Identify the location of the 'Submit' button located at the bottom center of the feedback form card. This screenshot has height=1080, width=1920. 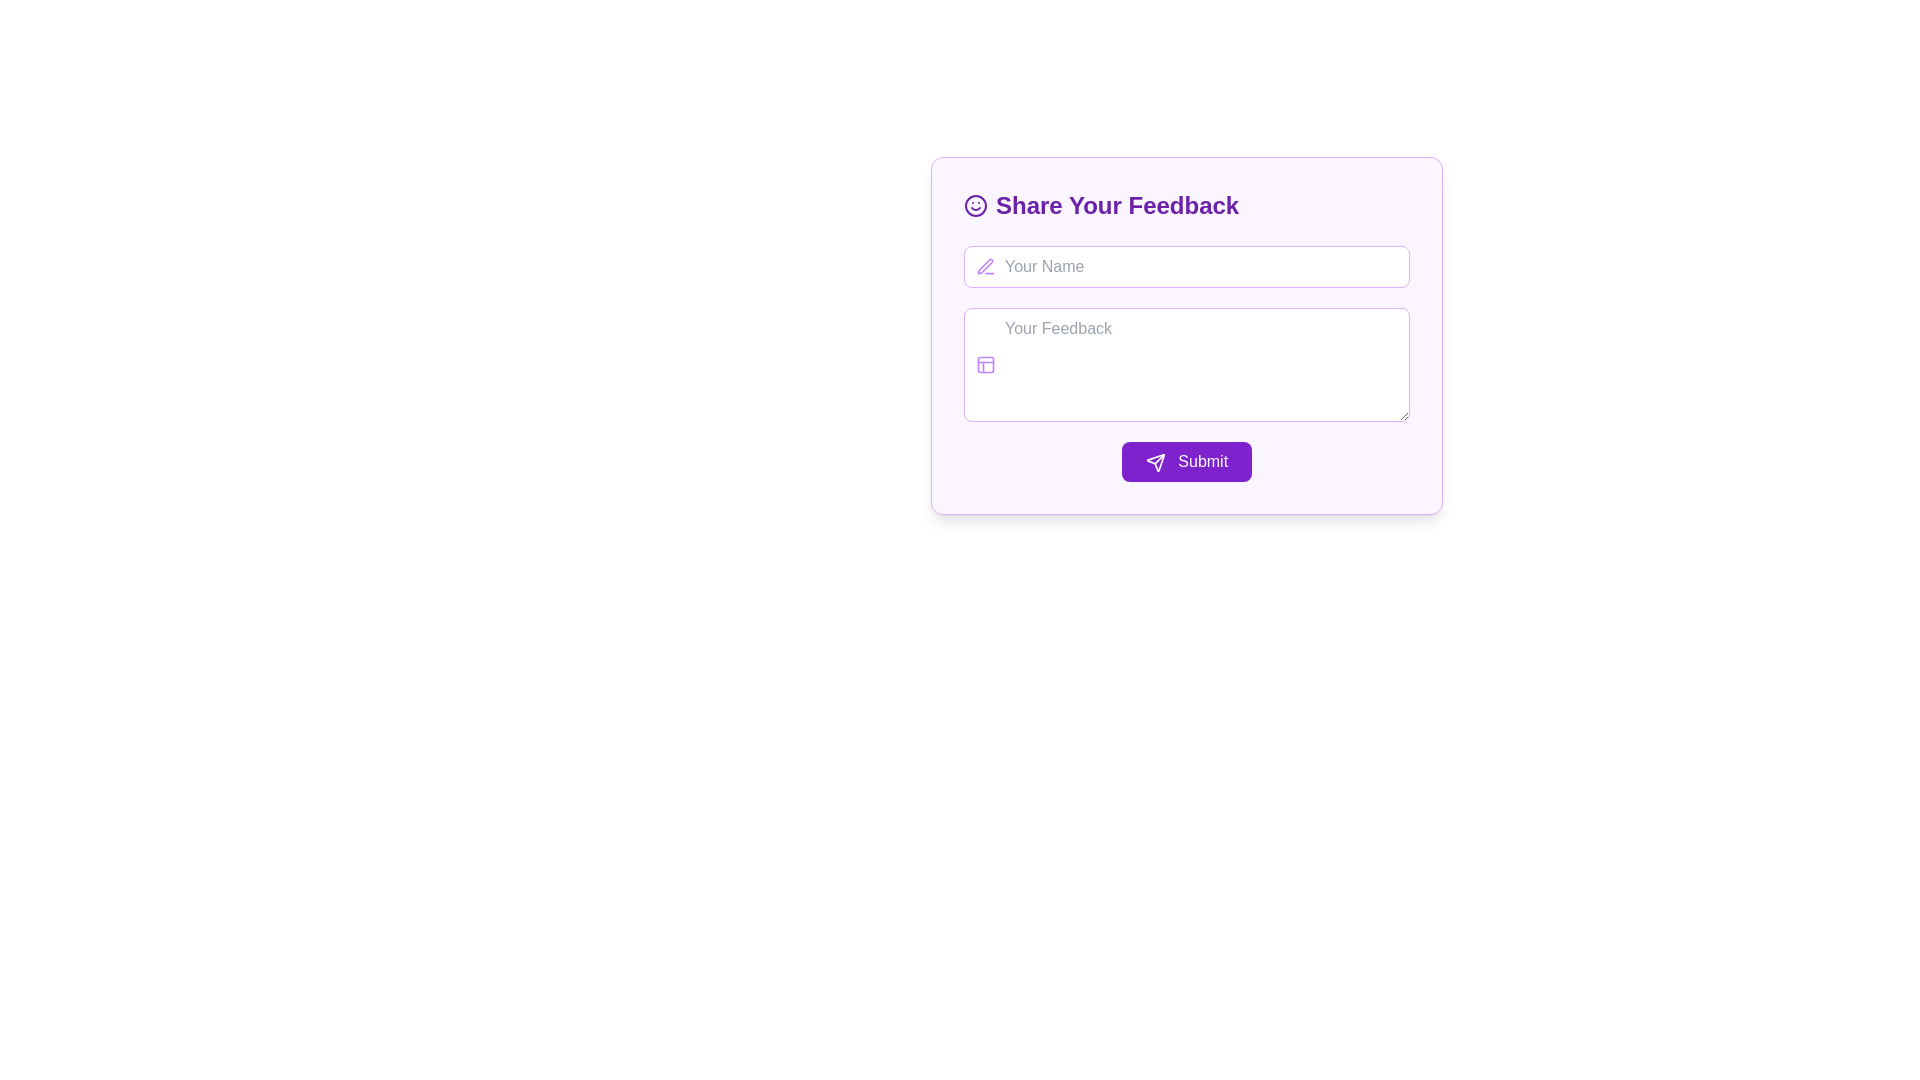
(1155, 462).